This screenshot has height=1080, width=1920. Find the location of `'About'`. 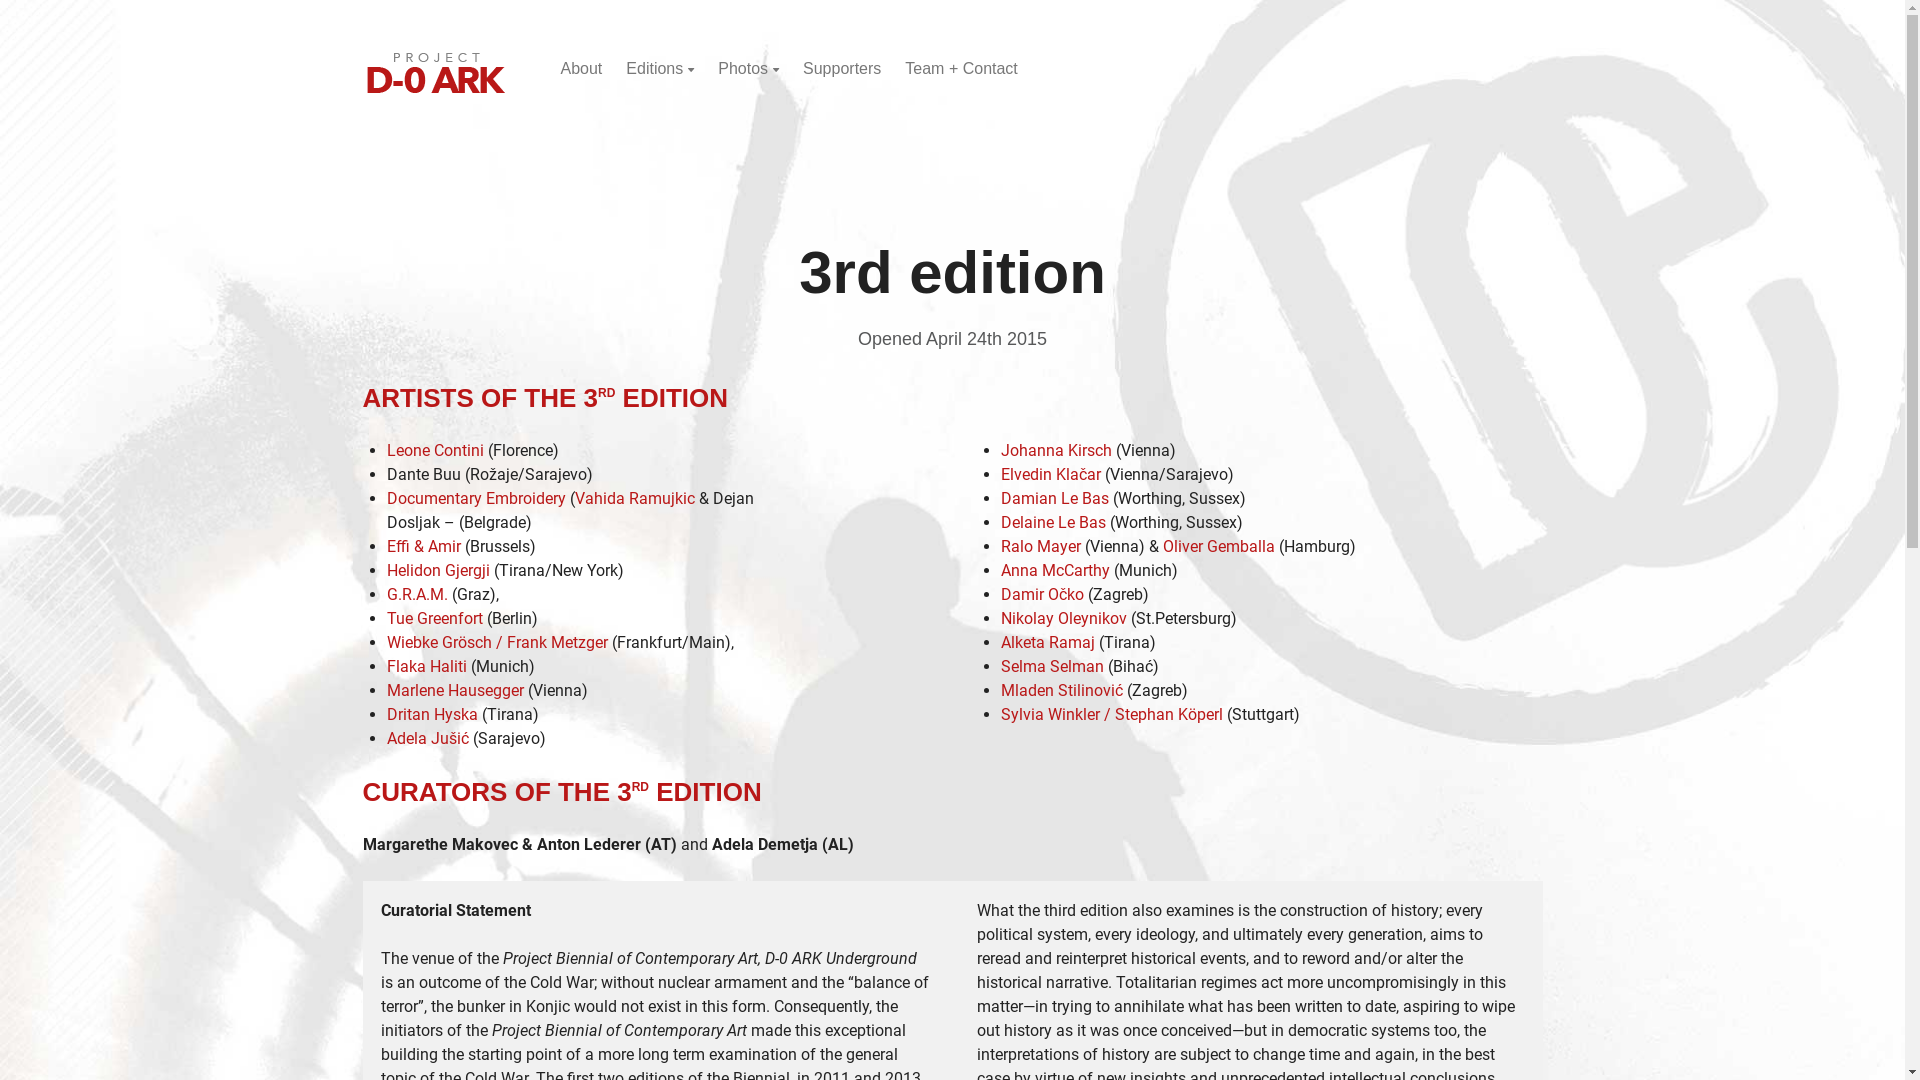

'About' is located at coordinates (579, 67).